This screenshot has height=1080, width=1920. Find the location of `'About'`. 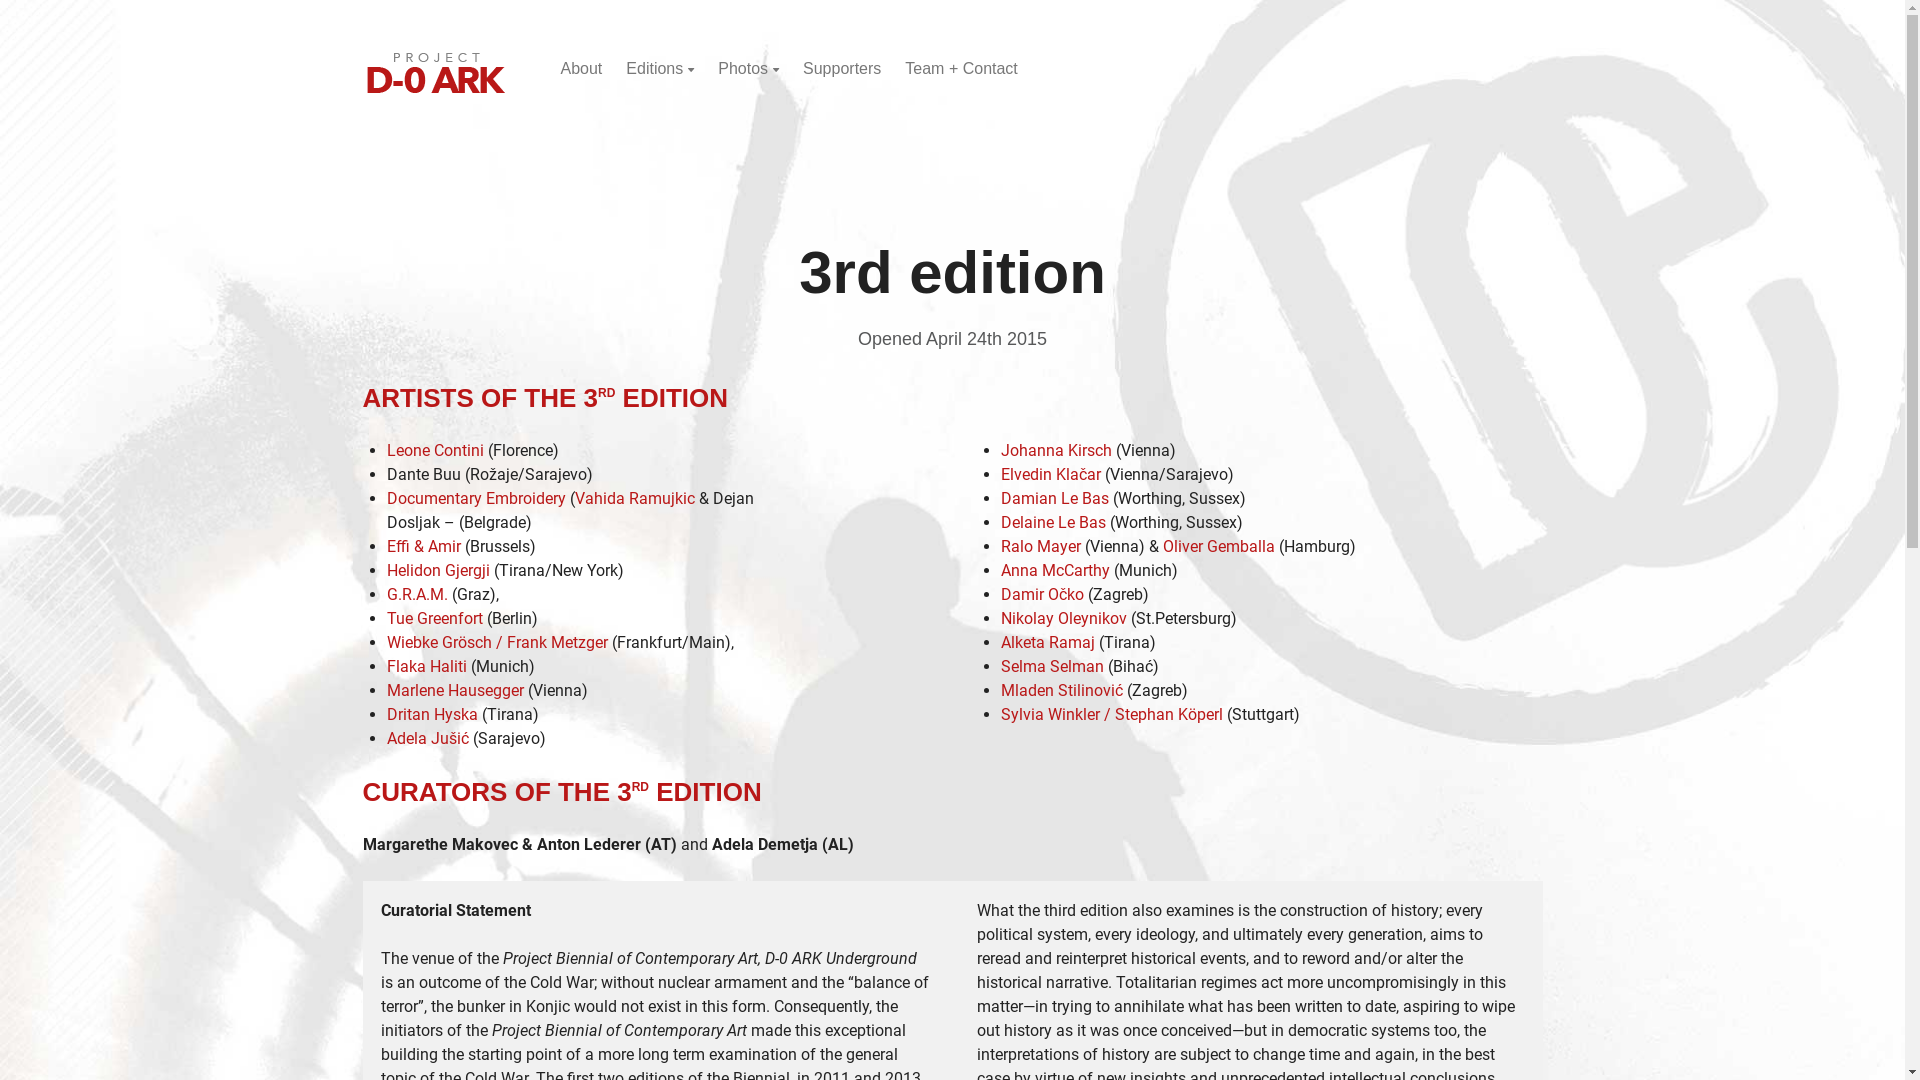

'About' is located at coordinates (579, 67).